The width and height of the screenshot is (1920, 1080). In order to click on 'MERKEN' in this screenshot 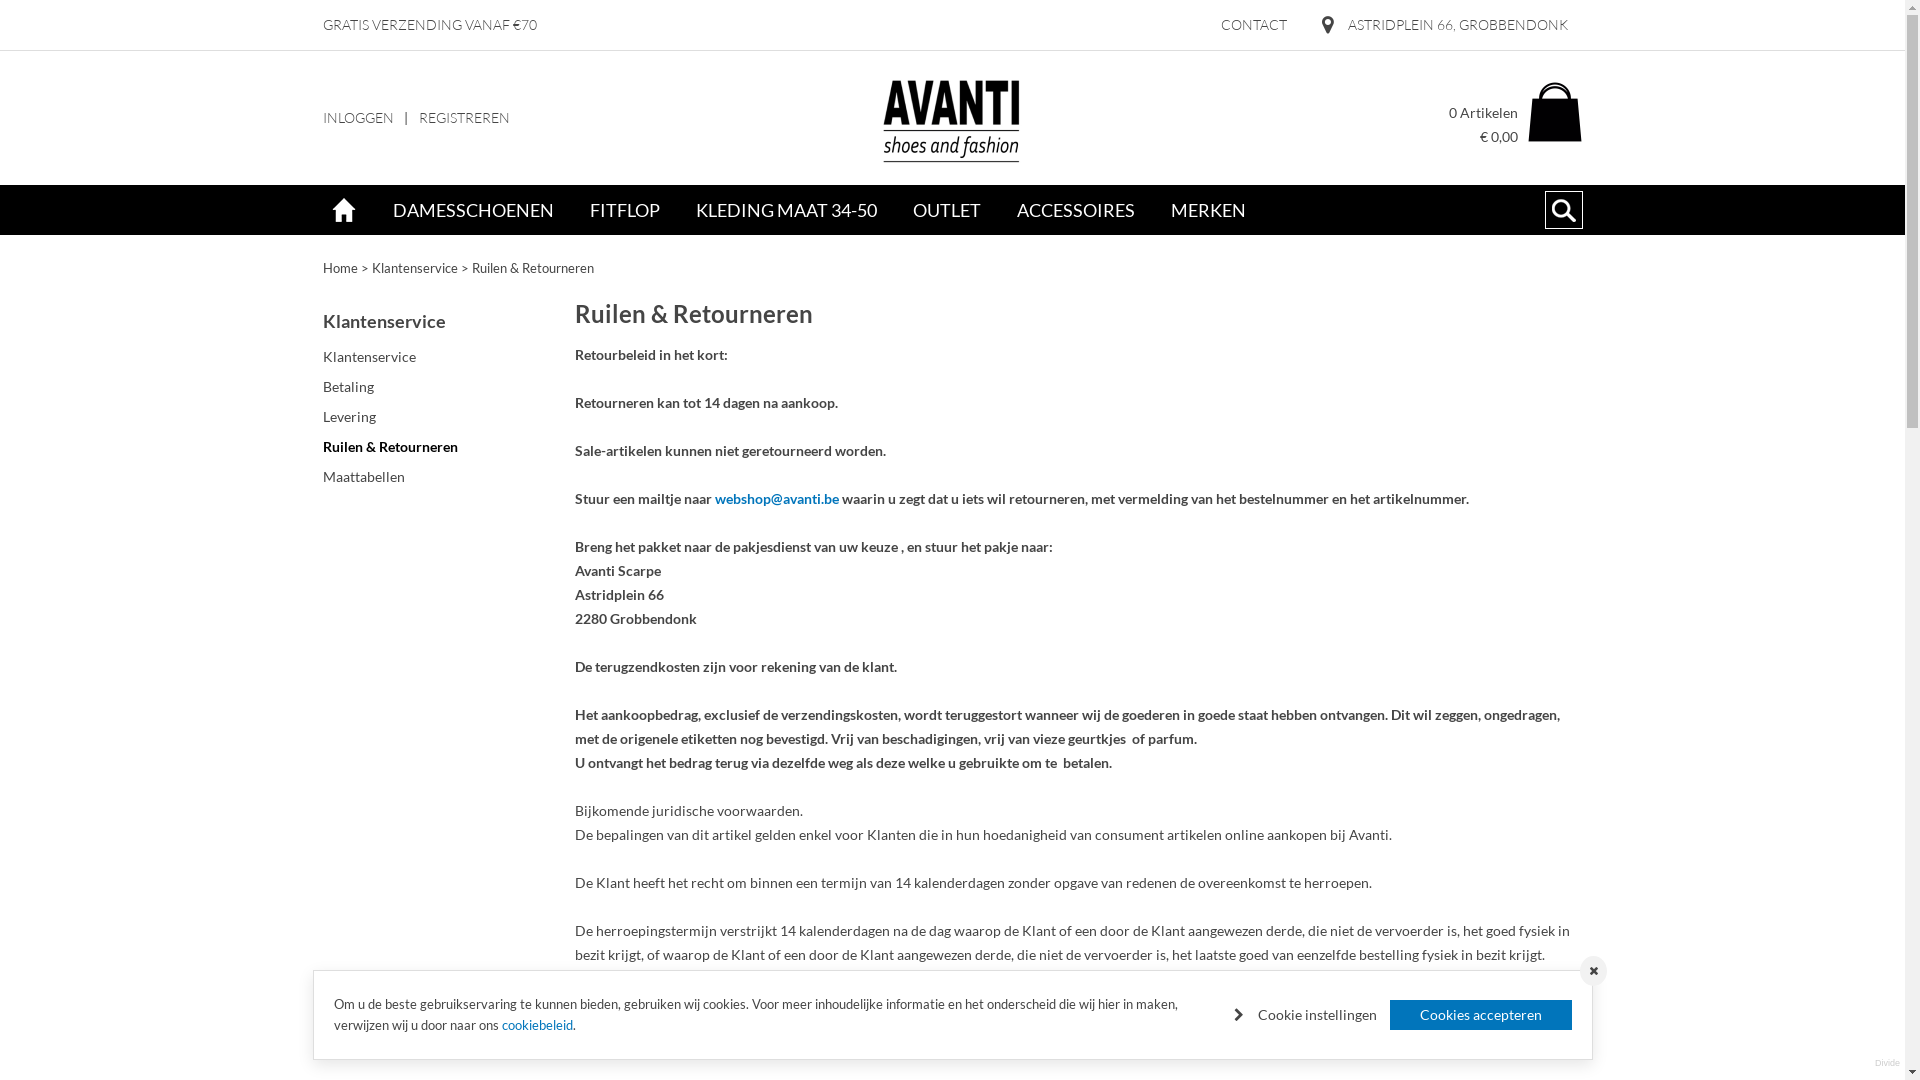, I will do `click(1206, 210)`.